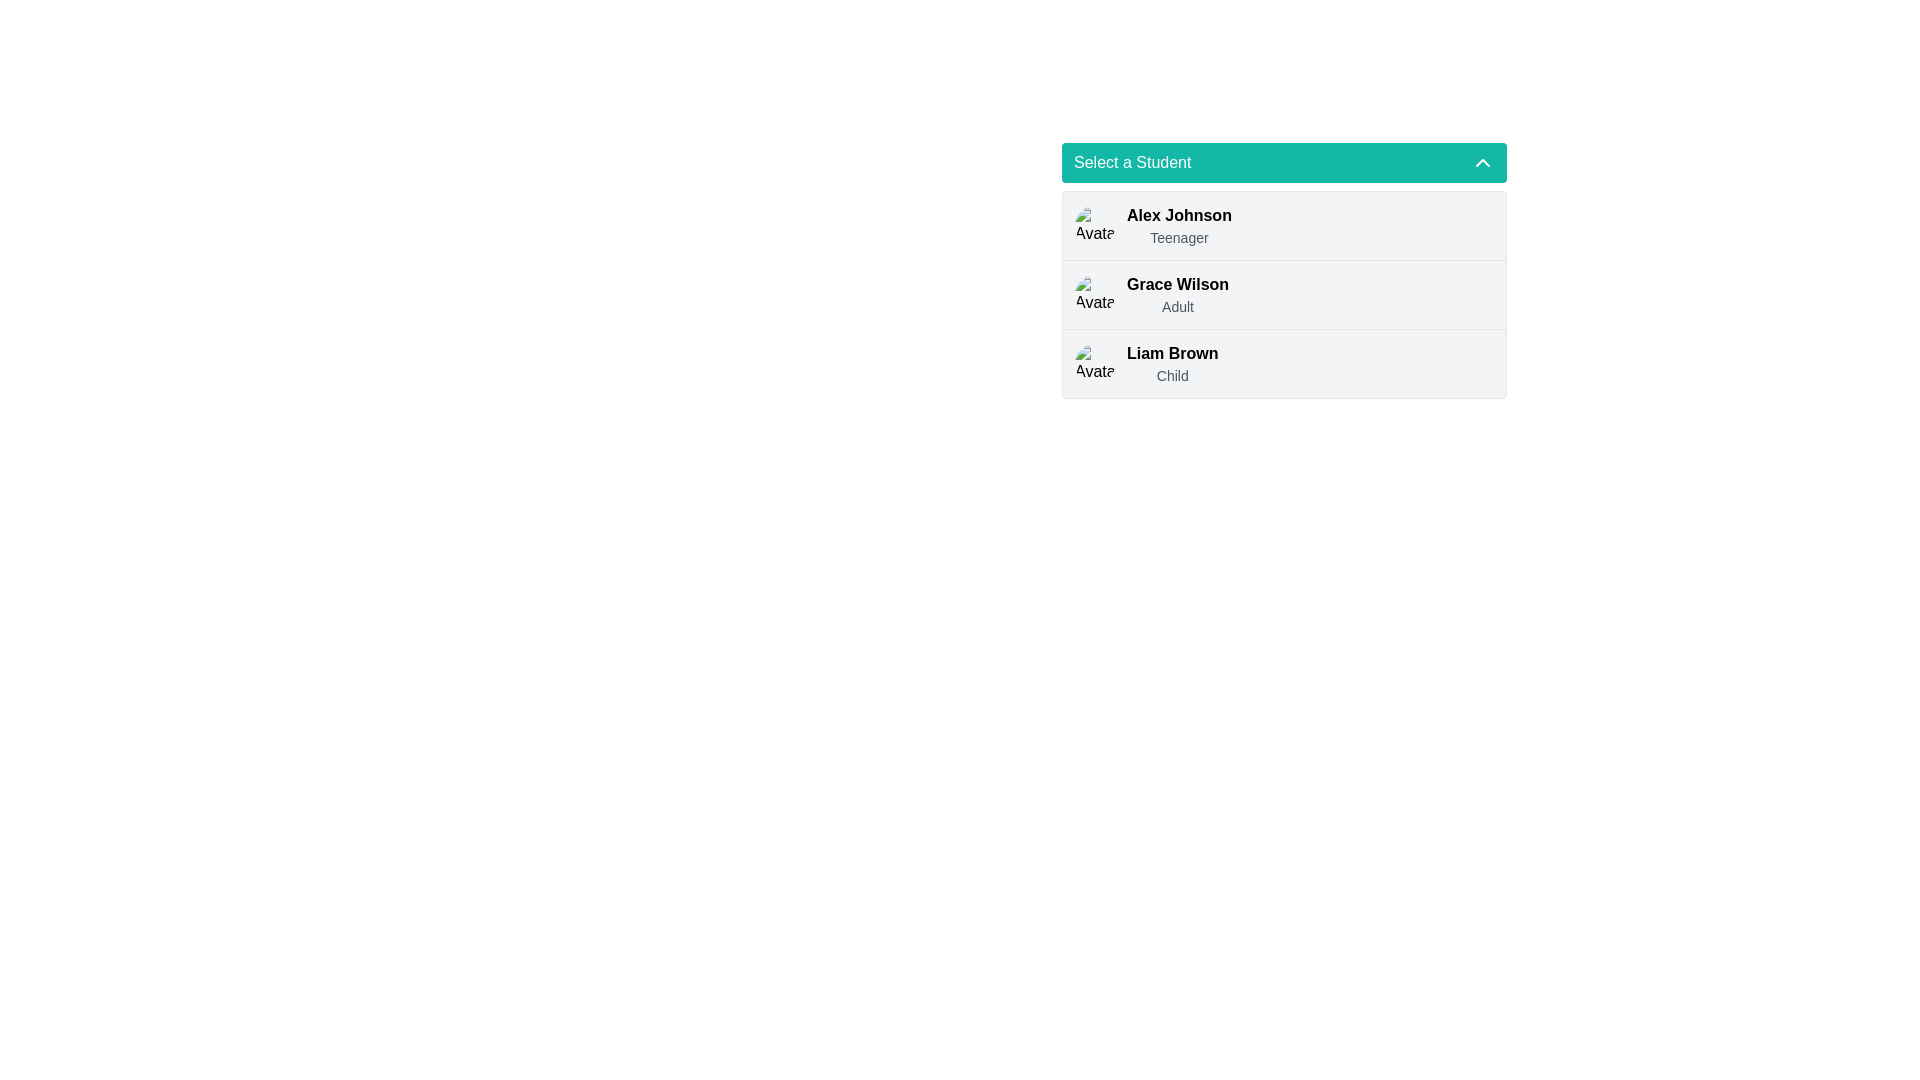  What do you see at coordinates (1284, 161) in the screenshot?
I see `the dropdown menu trigger located at the top of the list of student names` at bounding box center [1284, 161].